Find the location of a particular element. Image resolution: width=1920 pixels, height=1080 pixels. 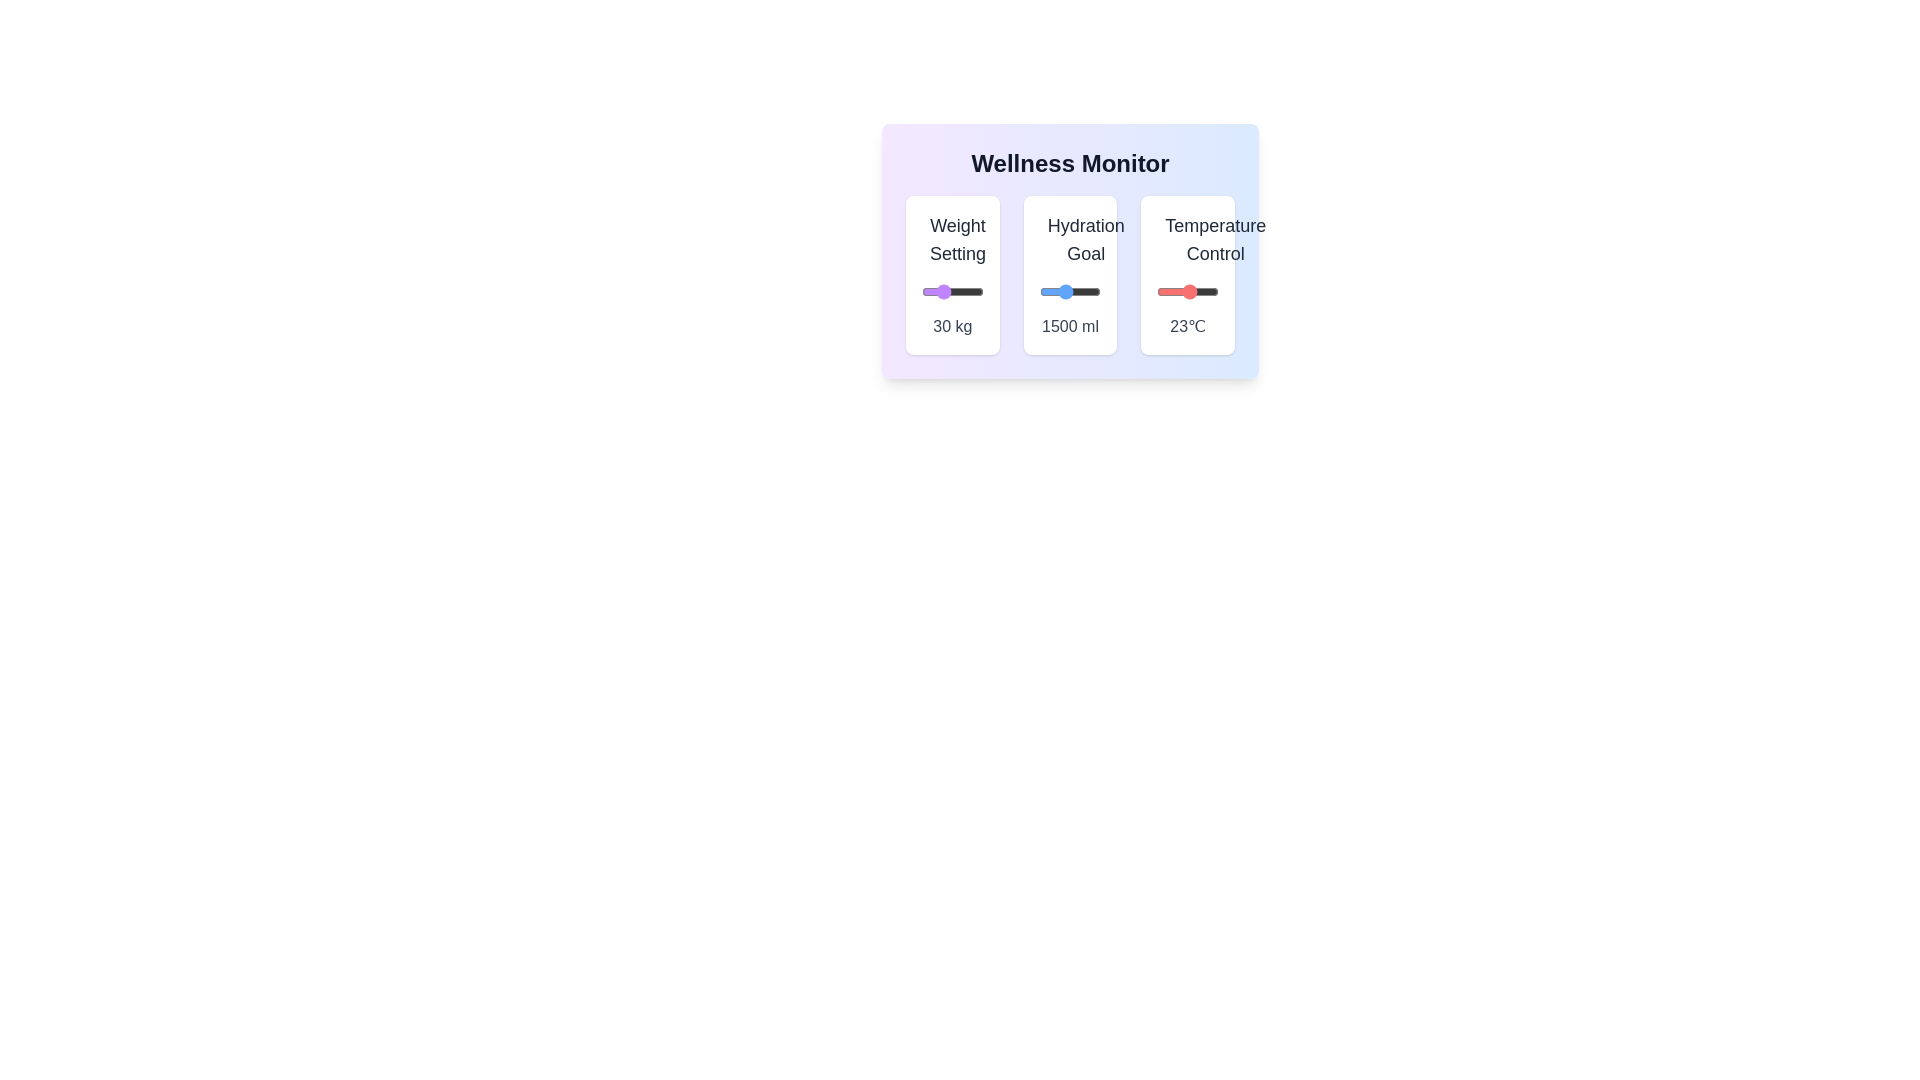

the slider handle in the 'Weight Setting' section, which allows users to adjust the weight value between 0 and 100 is located at coordinates (951, 292).